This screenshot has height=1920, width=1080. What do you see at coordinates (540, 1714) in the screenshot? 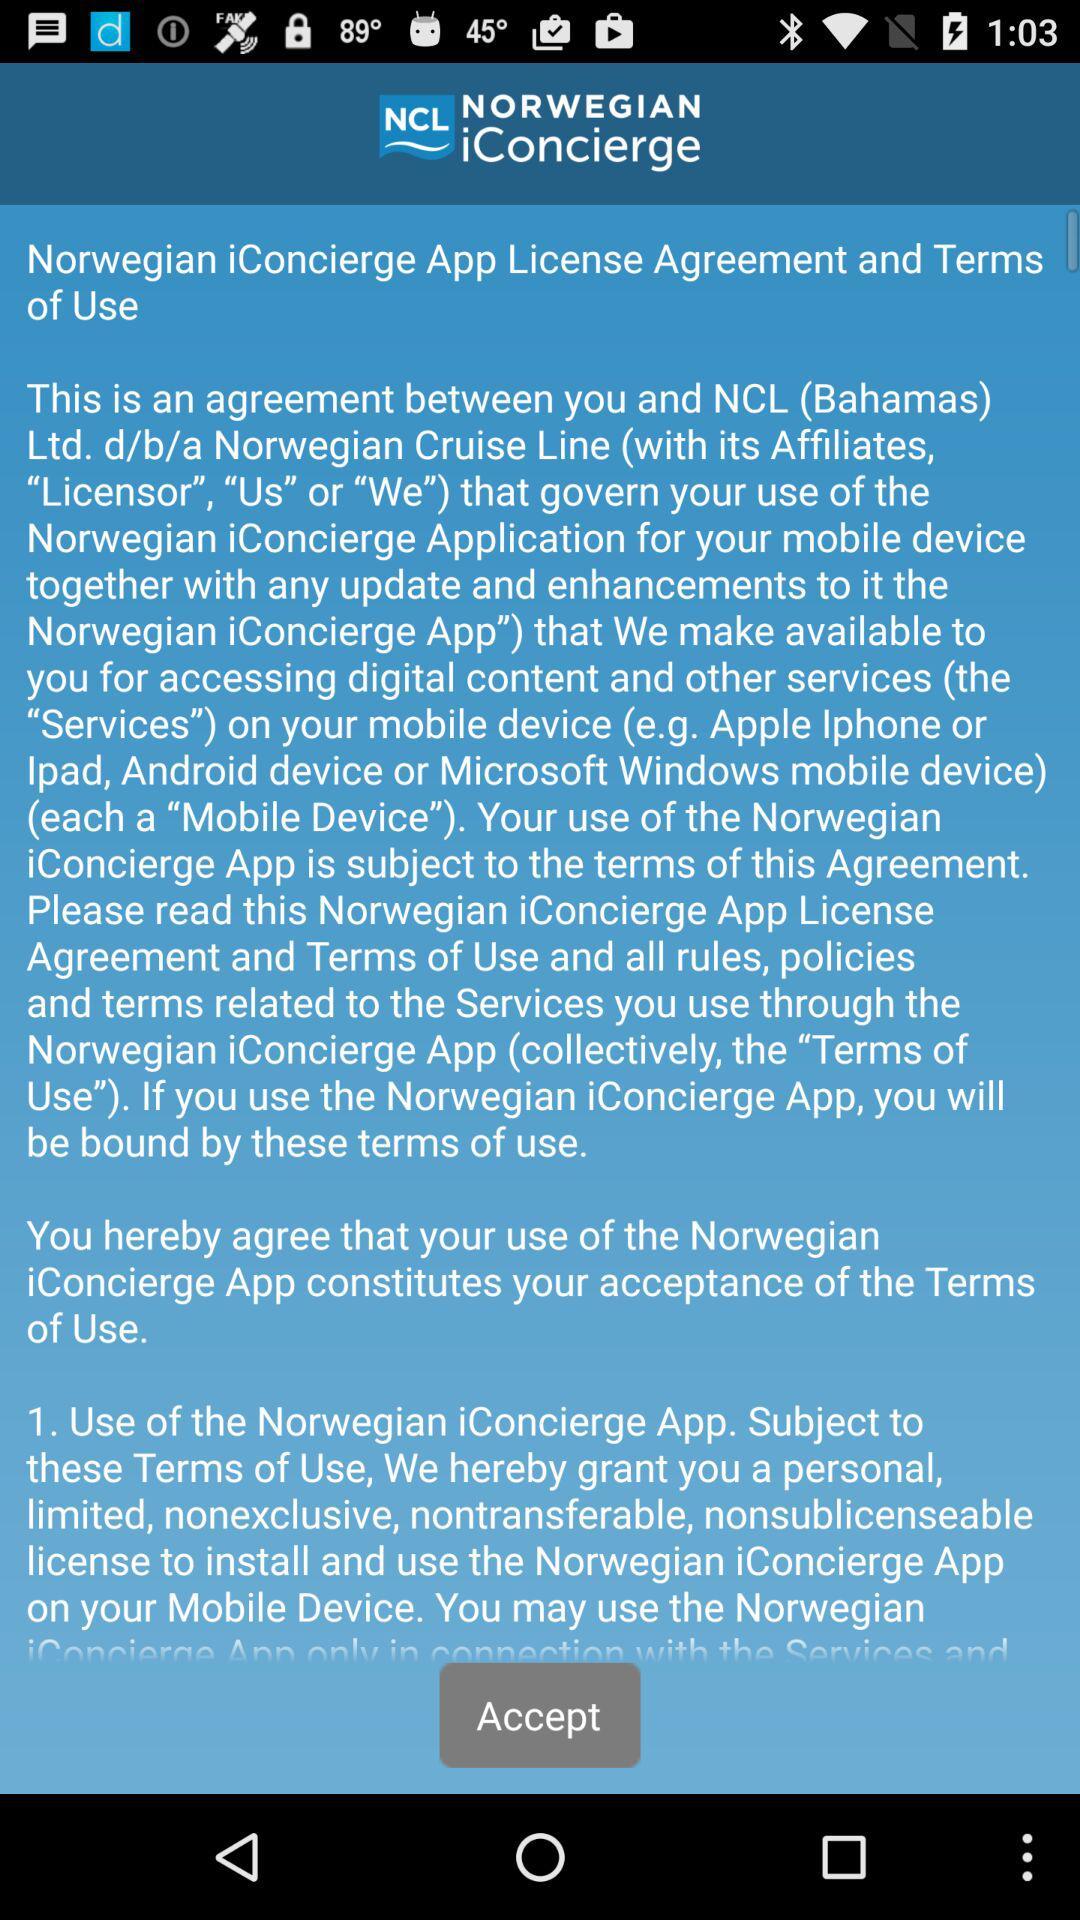
I see `item below norwegian iconcierge app` at bounding box center [540, 1714].